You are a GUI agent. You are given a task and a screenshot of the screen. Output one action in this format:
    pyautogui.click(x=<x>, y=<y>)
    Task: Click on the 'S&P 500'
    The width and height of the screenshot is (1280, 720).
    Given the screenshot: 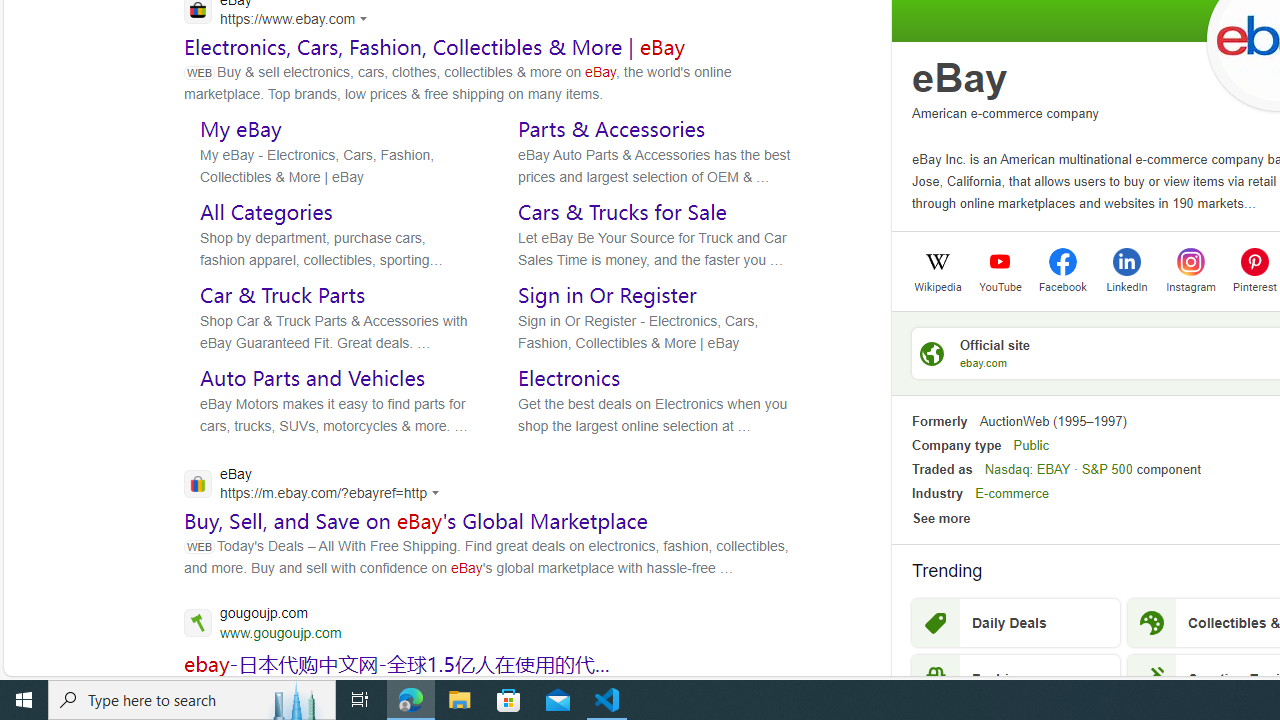 What is the action you would take?
    pyautogui.click(x=1106, y=469)
    